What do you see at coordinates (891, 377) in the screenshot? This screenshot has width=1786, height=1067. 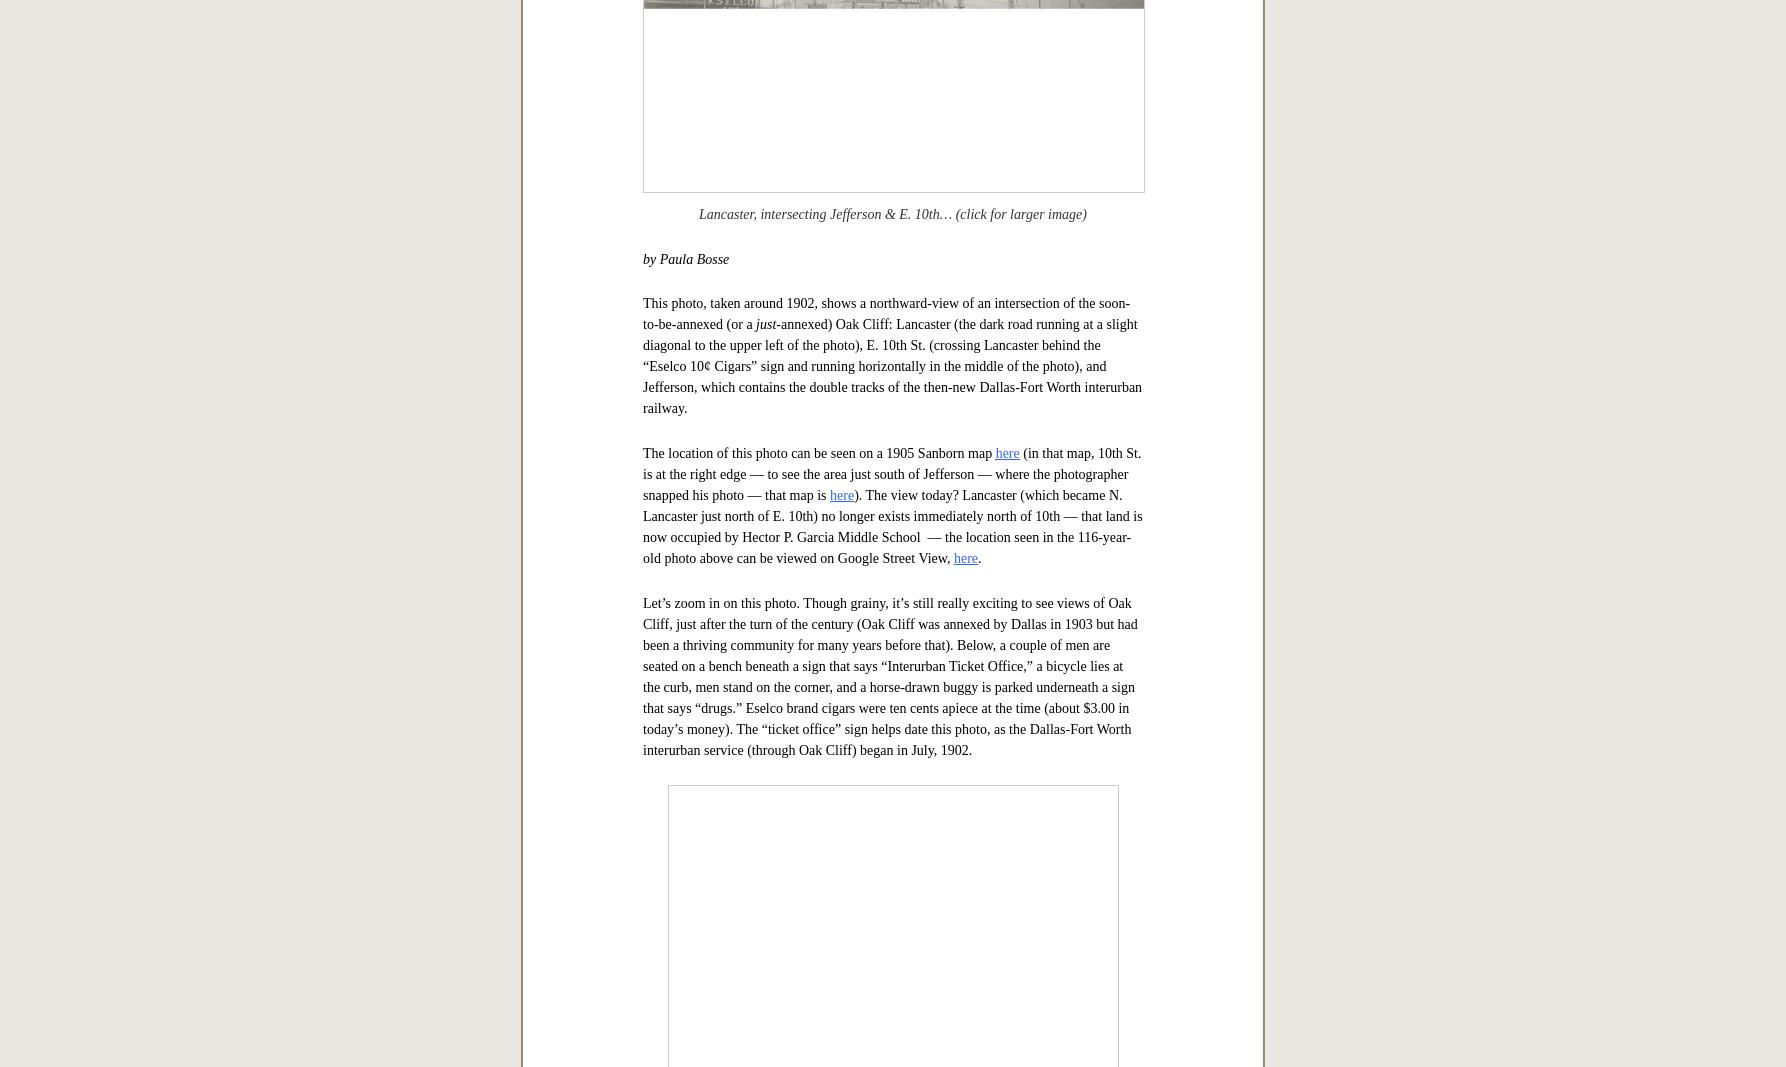 I see `'October 13, 2018'` at bounding box center [891, 377].